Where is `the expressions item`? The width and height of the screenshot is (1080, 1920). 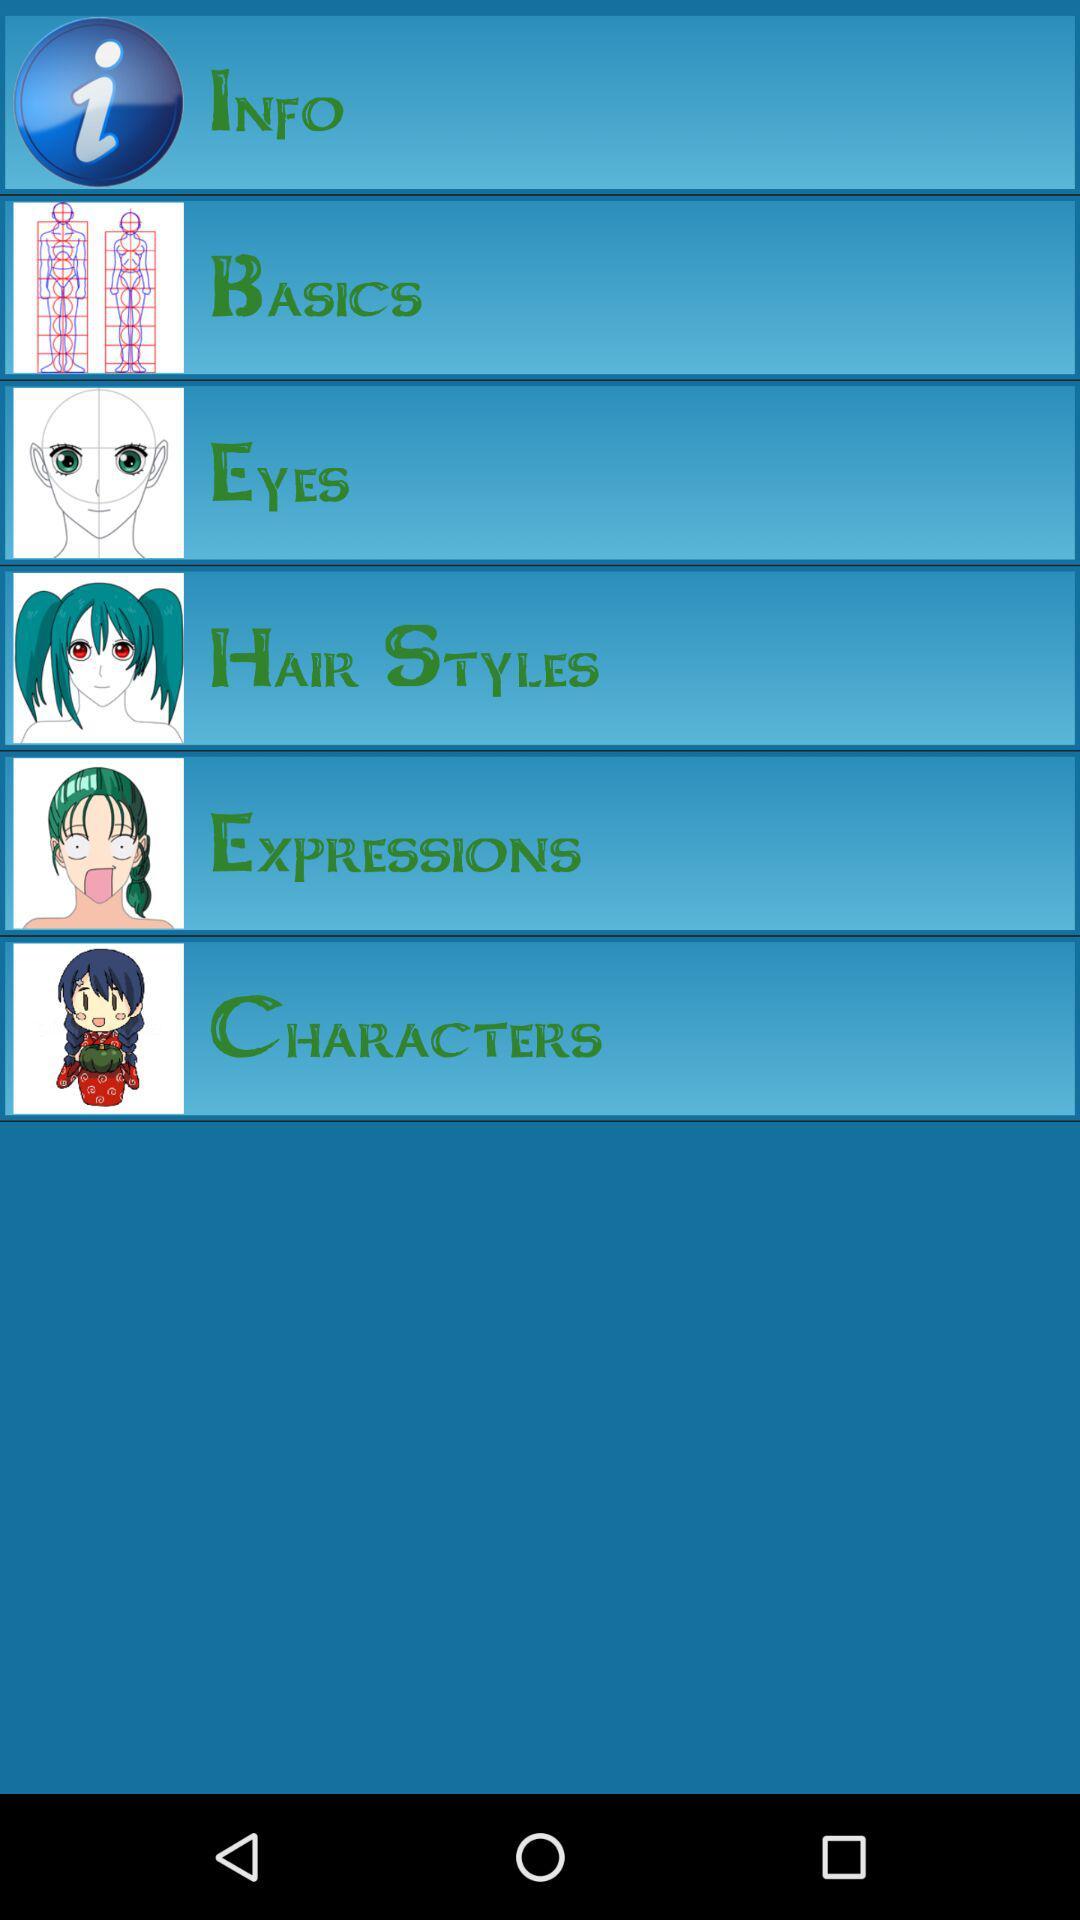
the expressions item is located at coordinates (382, 843).